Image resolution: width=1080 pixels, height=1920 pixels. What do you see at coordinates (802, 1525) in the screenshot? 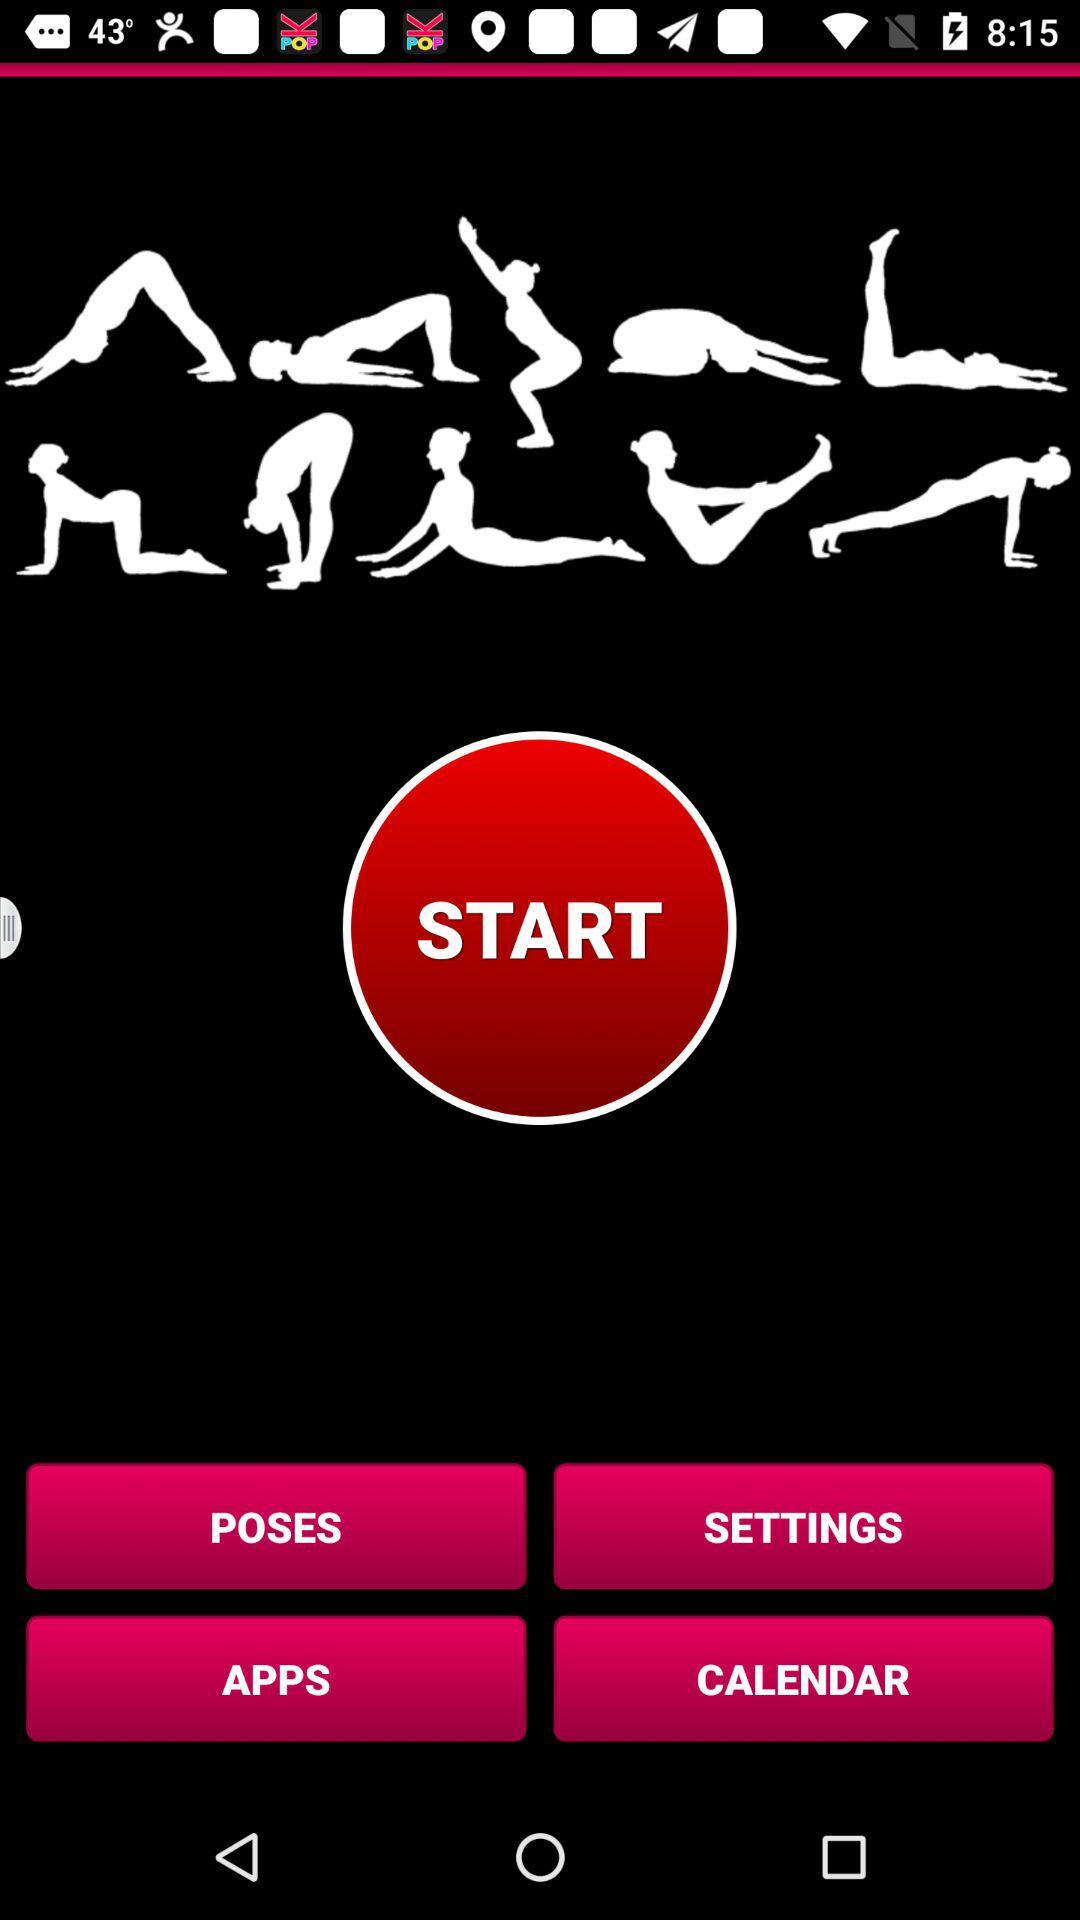
I see `button below the start item` at bounding box center [802, 1525].